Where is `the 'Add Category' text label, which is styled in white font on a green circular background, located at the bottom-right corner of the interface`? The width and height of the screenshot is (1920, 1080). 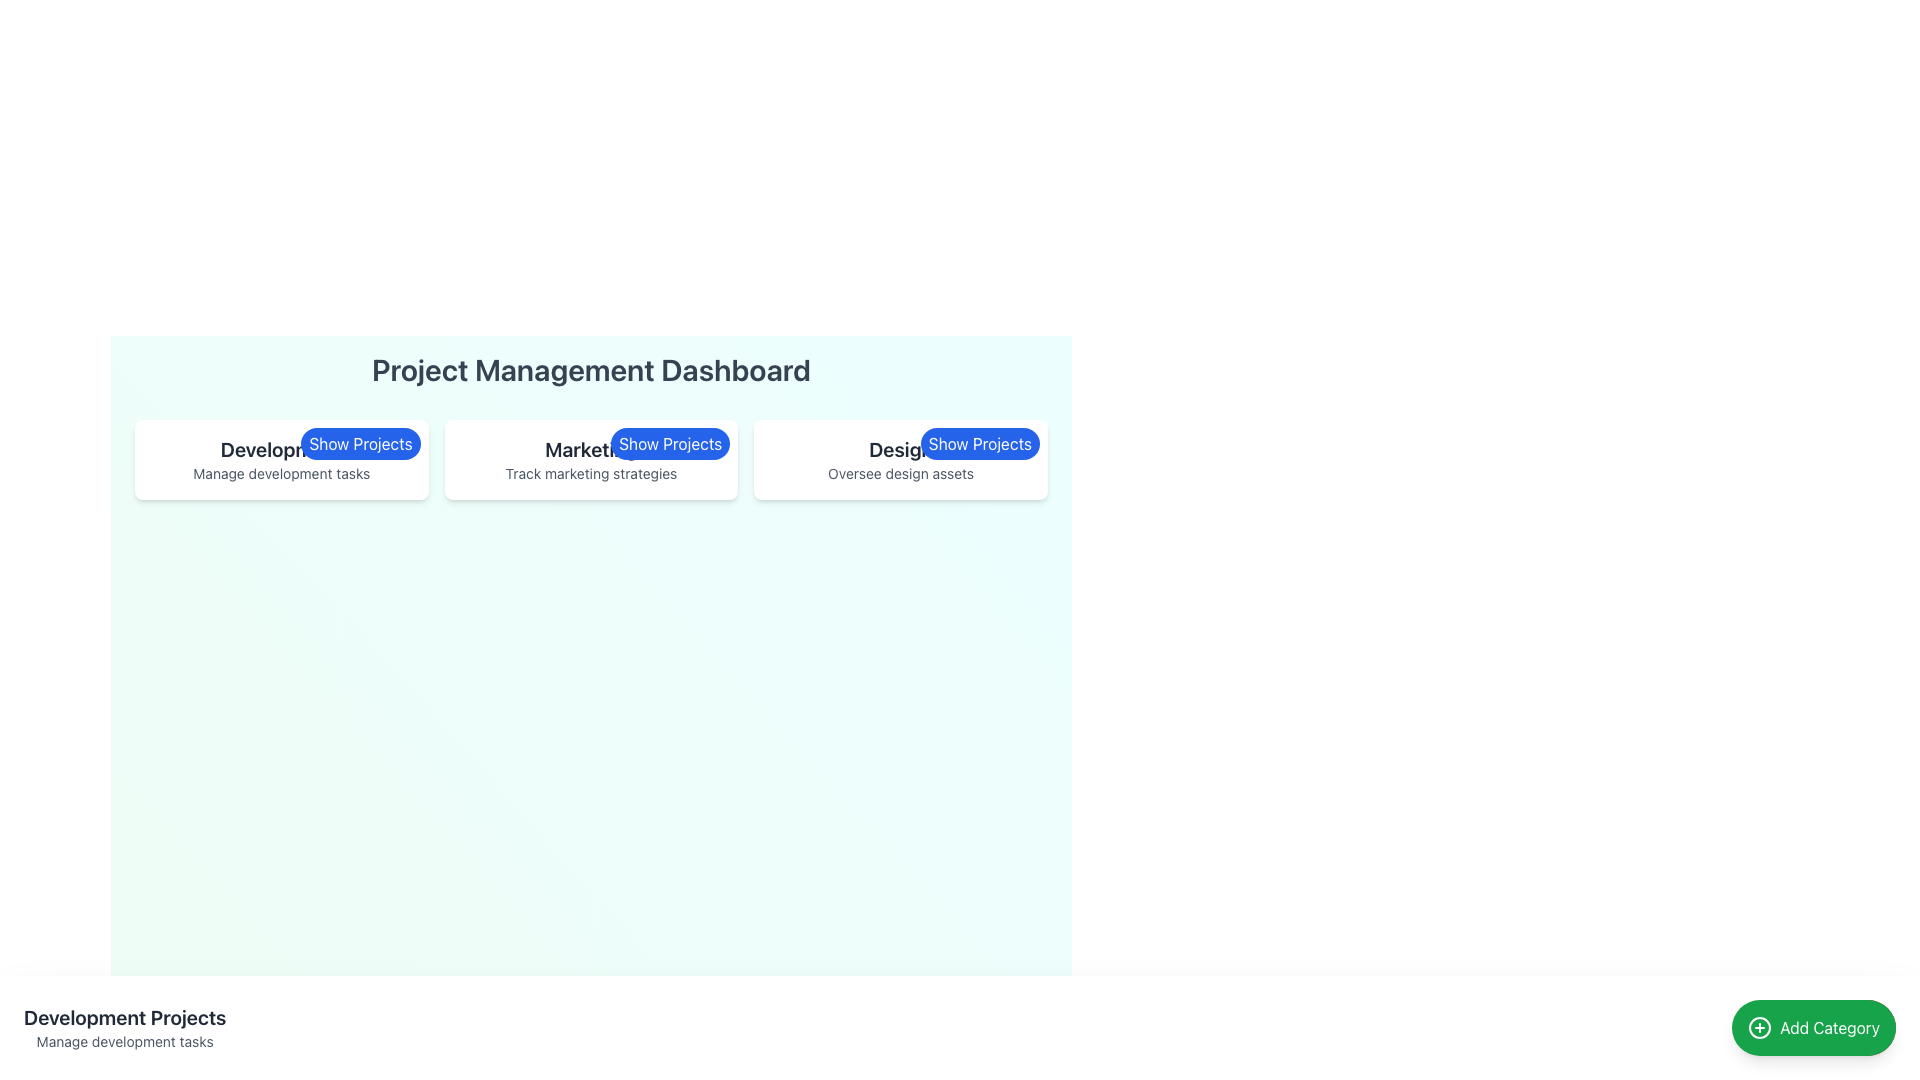
the 'Add Category' text label, which is styled in white font on a green circular background, located at the bottom-right corner of the interface is located at coordinates (1830, 1028).